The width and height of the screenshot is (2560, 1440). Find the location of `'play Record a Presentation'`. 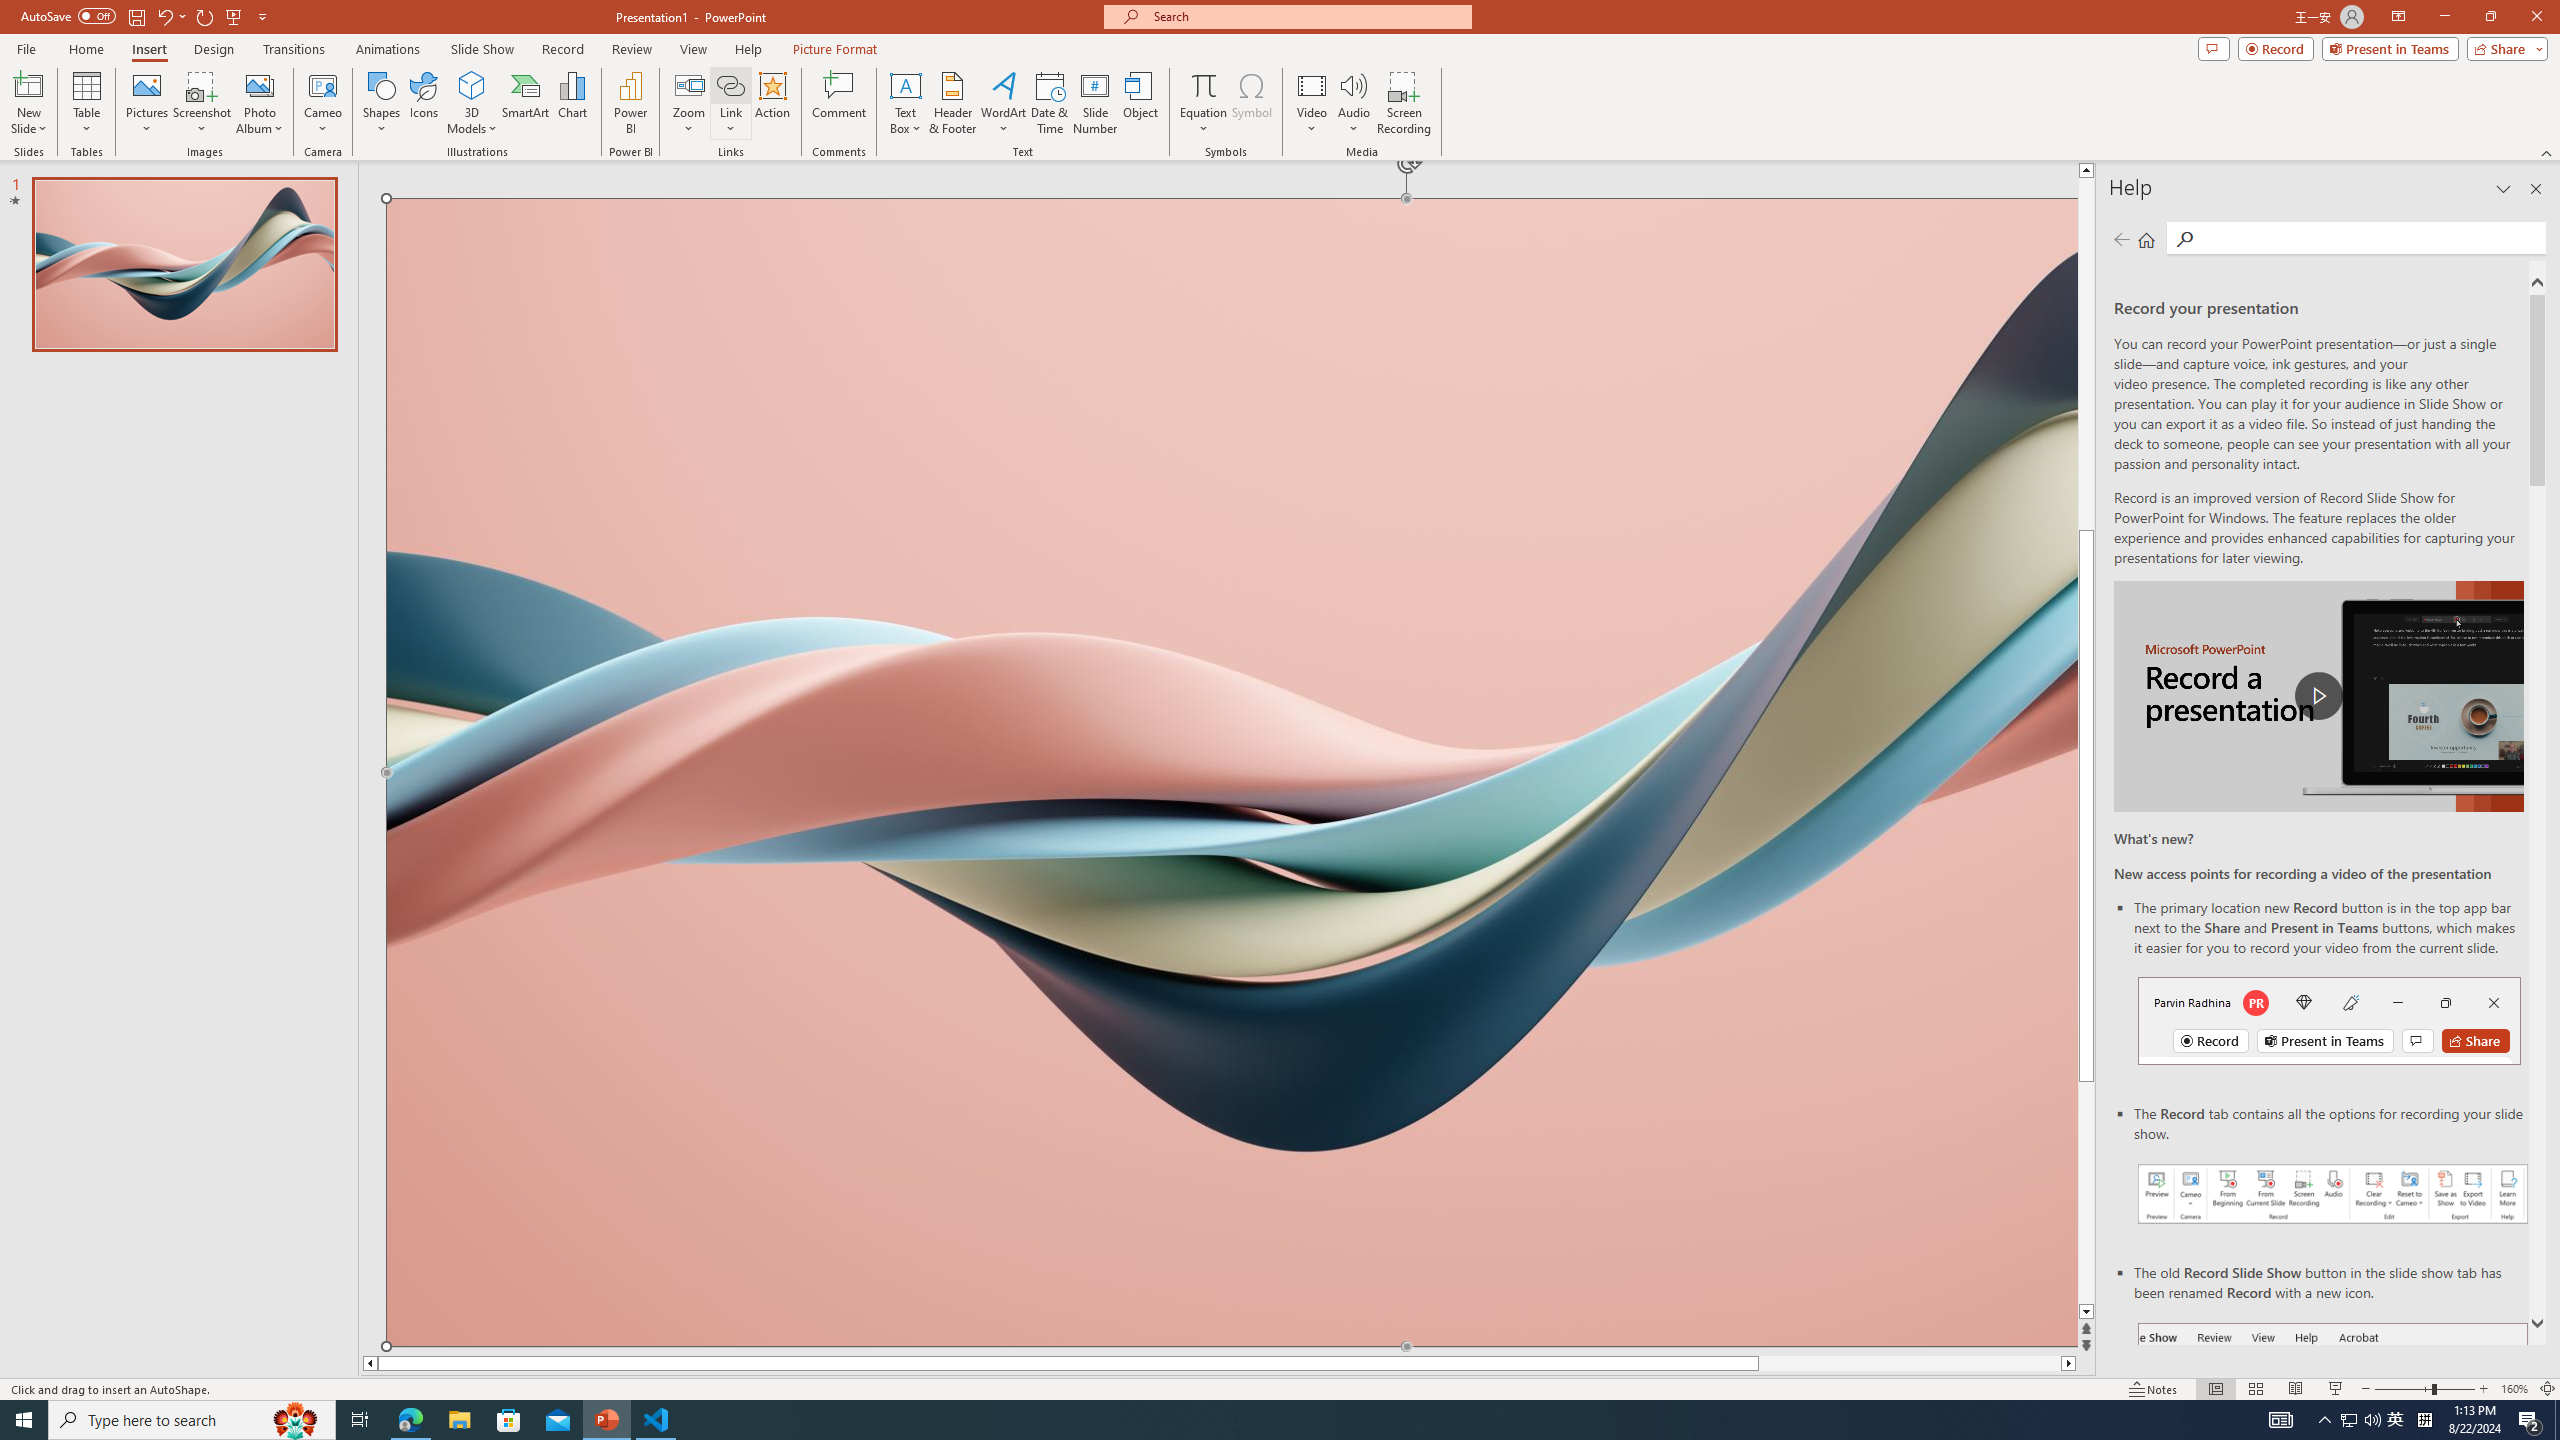

'play Record a Presentation' is located at coordinates (2318, 696).